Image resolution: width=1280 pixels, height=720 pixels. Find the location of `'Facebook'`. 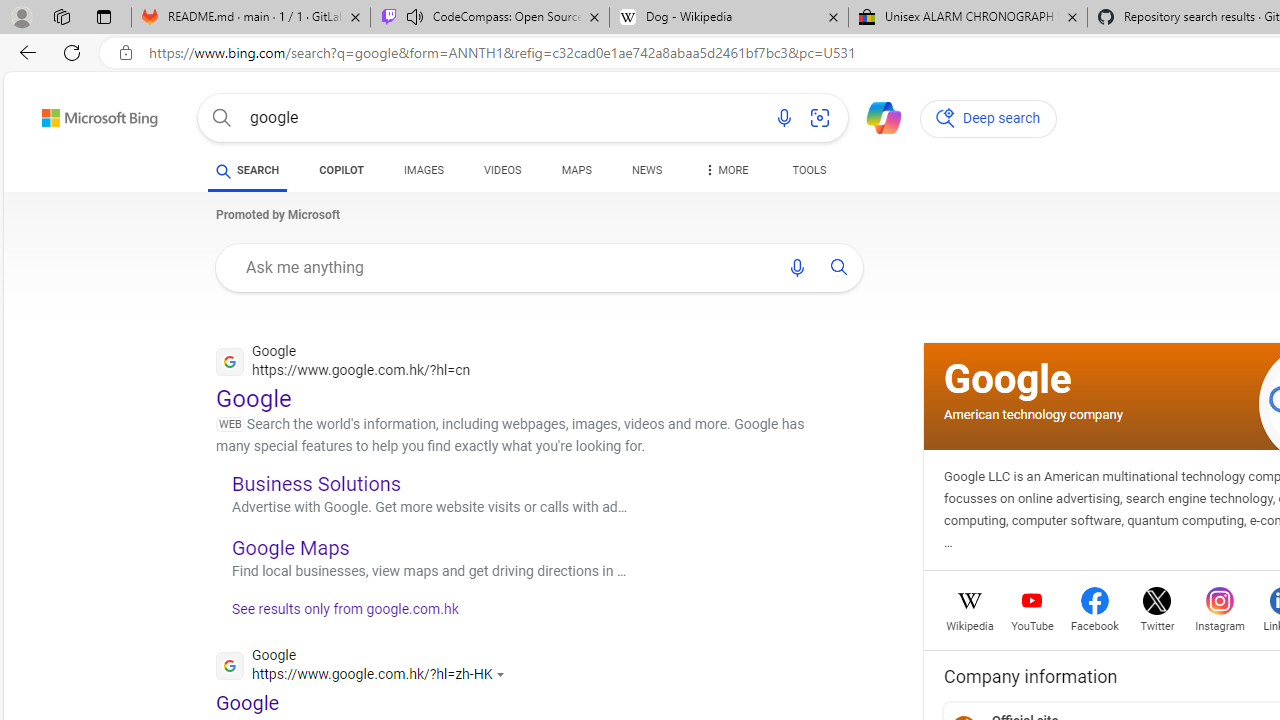

'Facebook' is located at coordinates (1094, 623).